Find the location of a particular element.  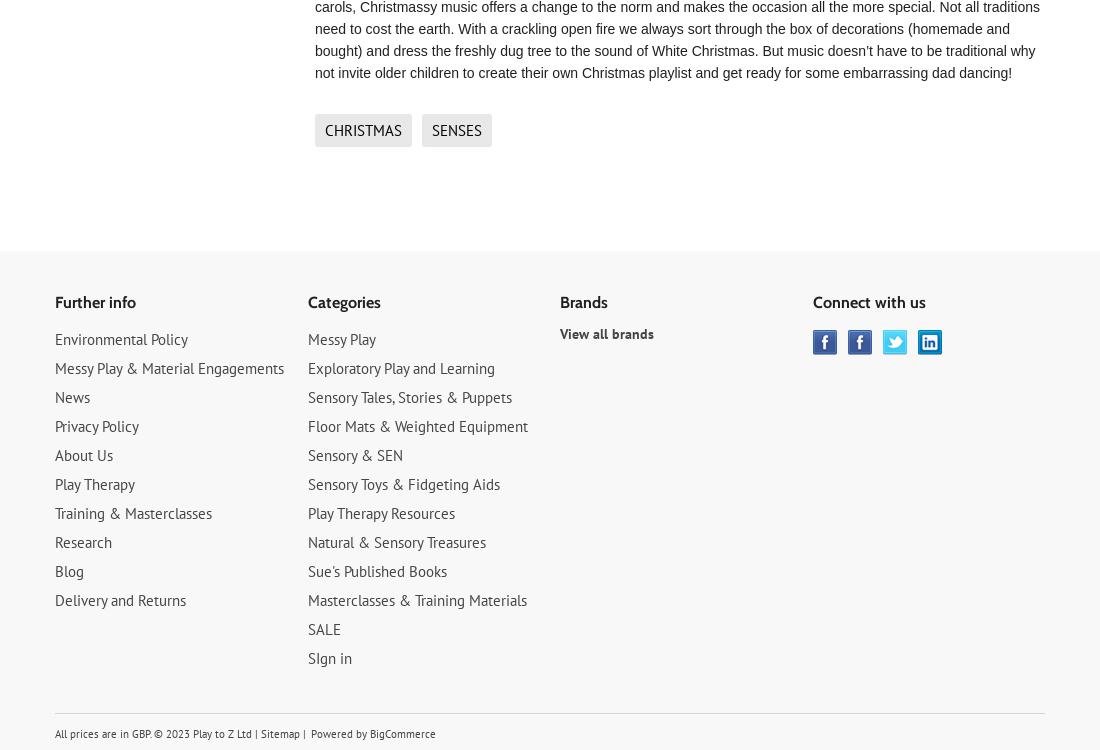

'© 2023 Play to Z Ltd' is located at coordinates (201, 733).